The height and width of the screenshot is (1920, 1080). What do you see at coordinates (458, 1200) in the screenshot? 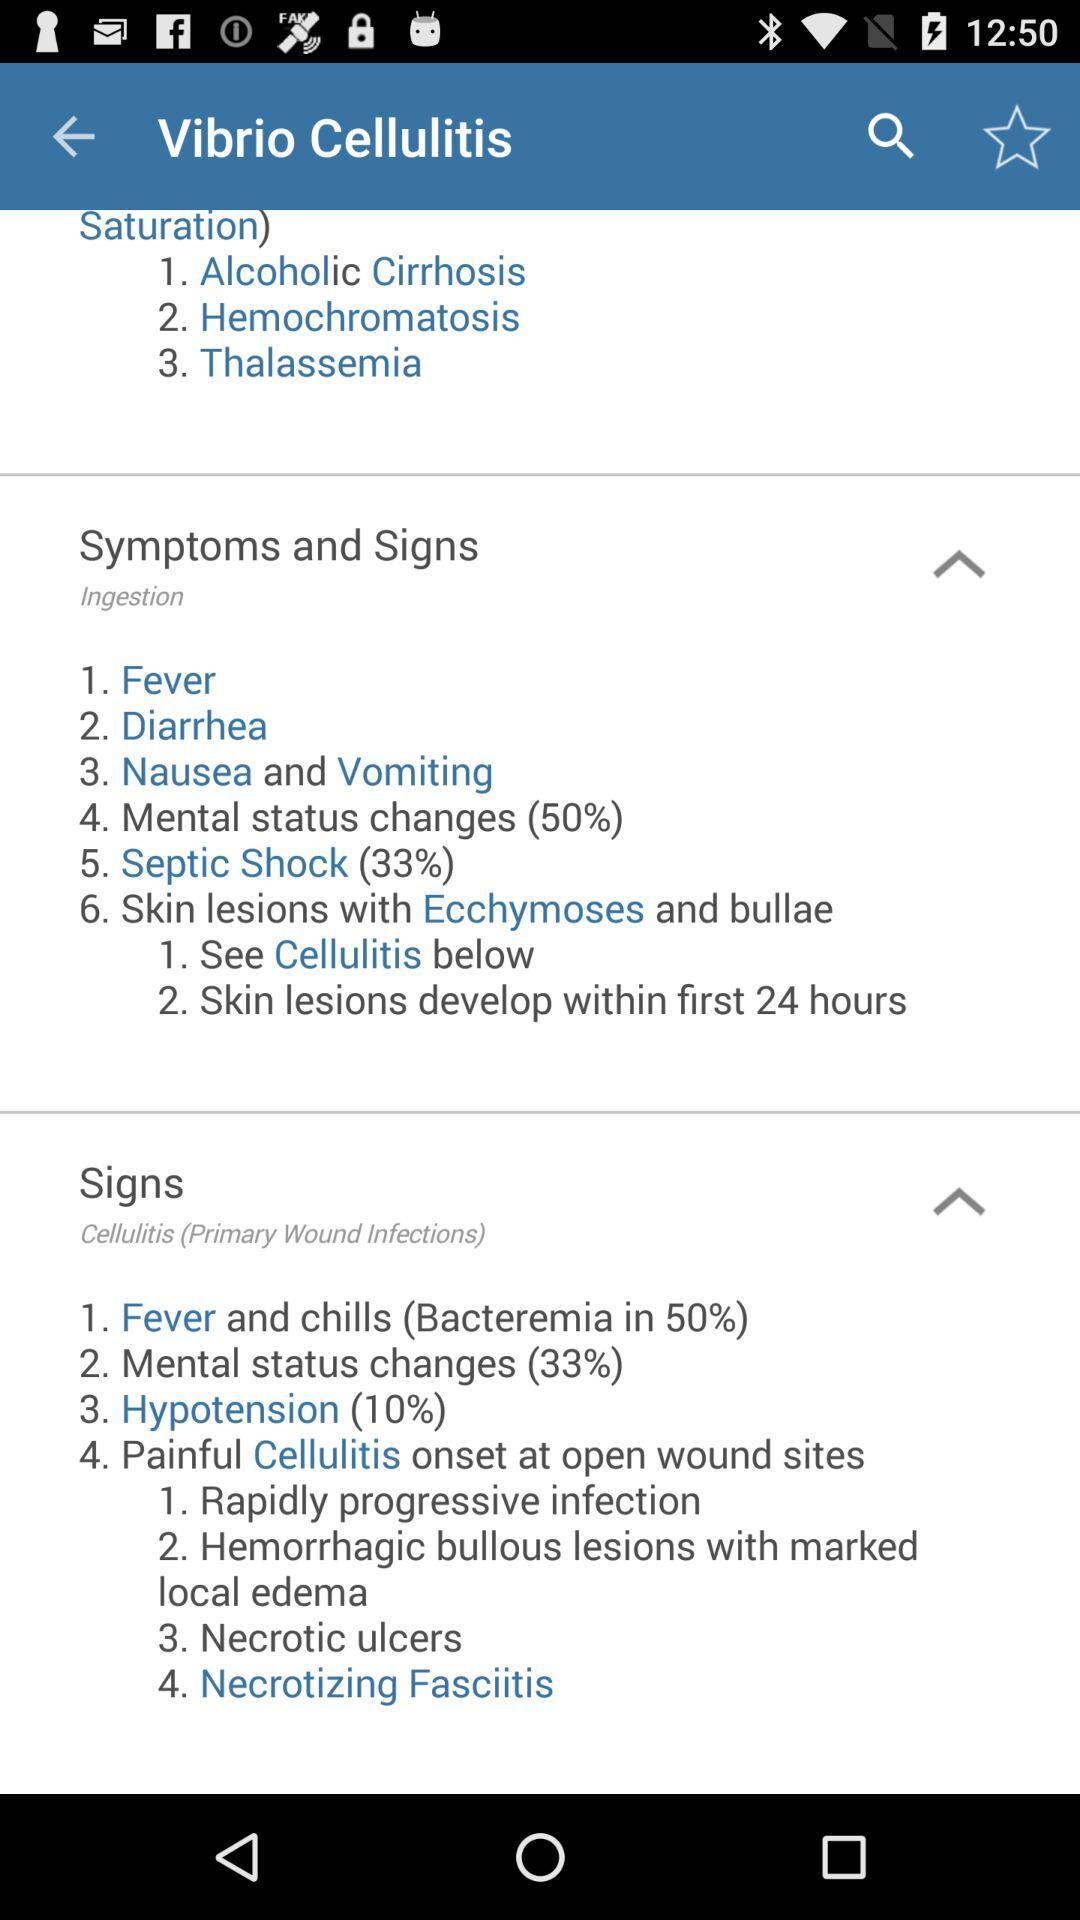
I see `the signs cellulitis primary` at bounding box center [458, 1200].